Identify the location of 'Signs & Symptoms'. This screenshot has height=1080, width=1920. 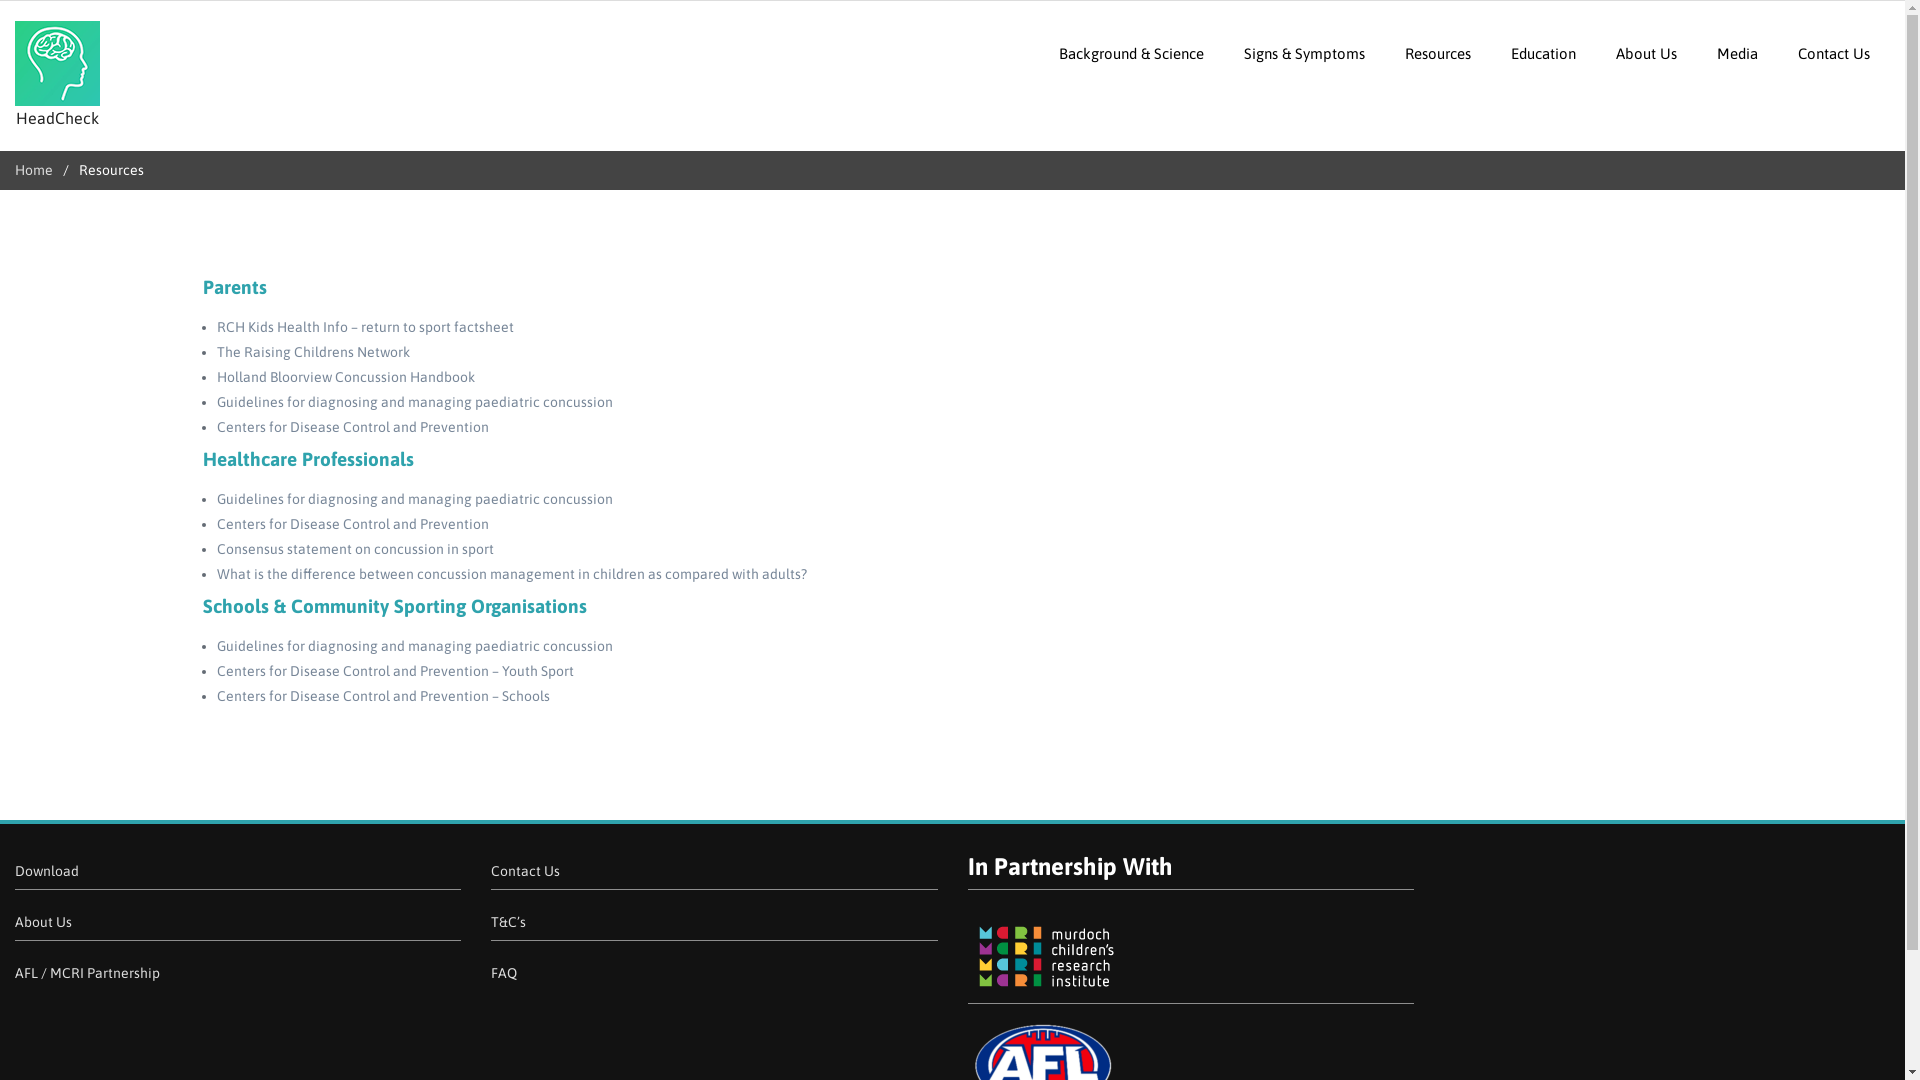
(1304, 52).